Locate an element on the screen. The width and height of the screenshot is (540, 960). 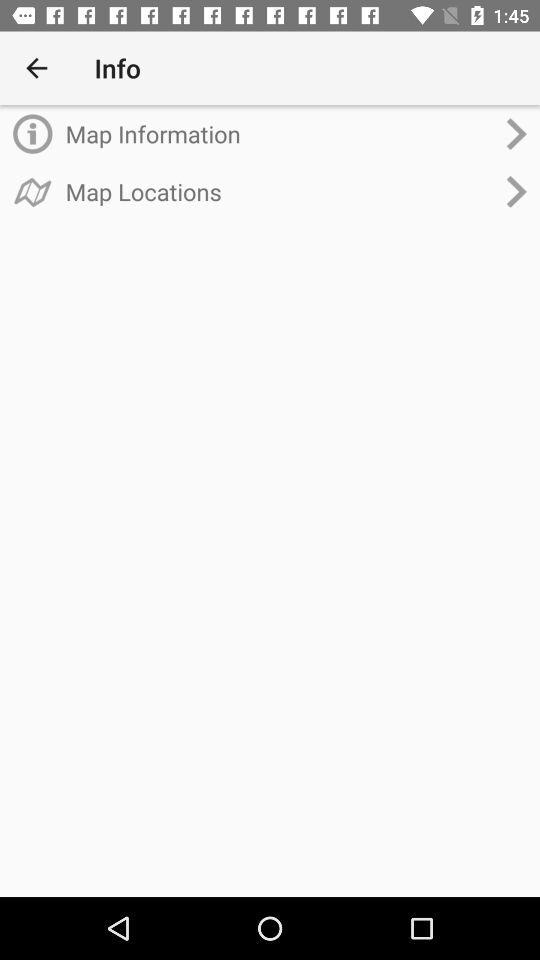
item below the map information item is located at coordinates (278, 191).